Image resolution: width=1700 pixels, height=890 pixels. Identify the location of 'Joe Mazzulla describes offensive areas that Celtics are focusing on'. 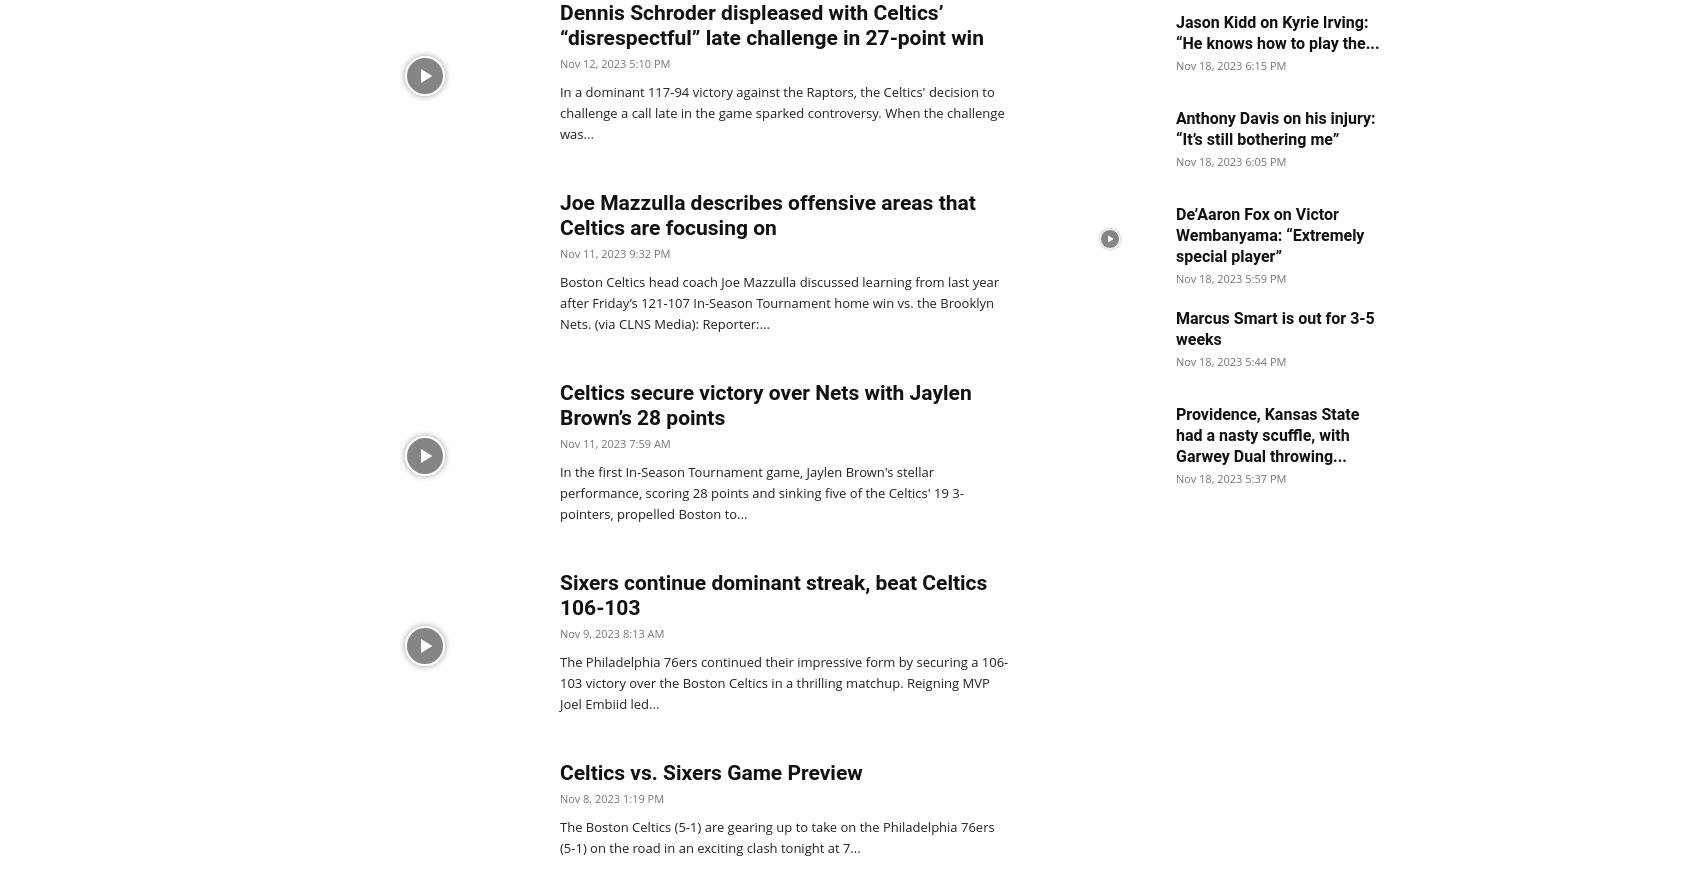
(766, 215).